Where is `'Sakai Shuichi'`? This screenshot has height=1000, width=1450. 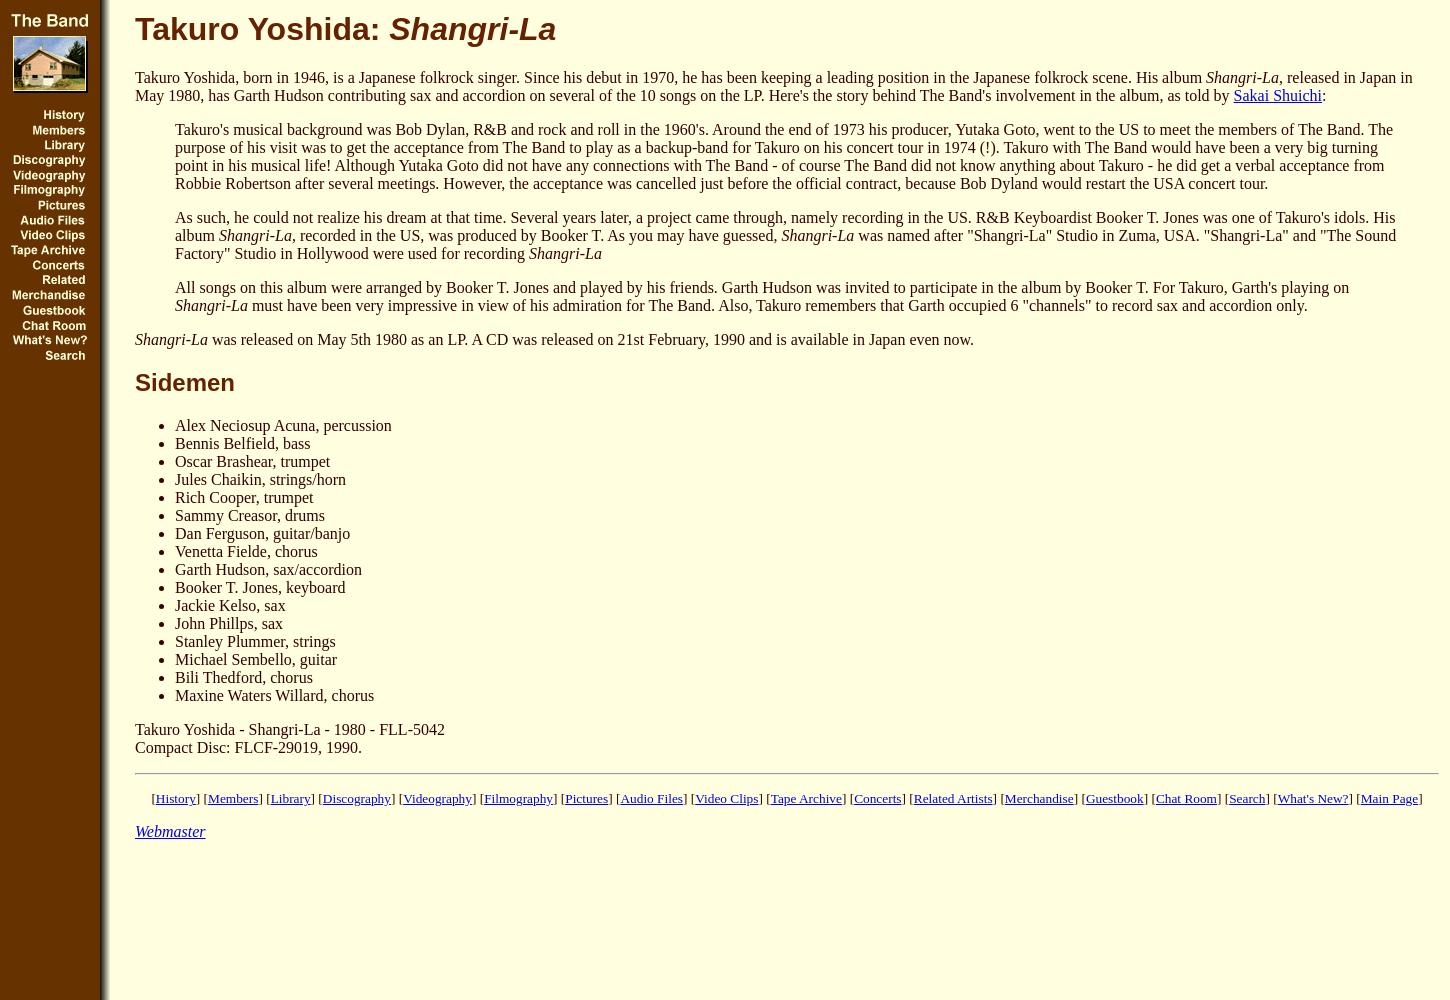
'Sakai Shuichi' is located at coordinates (1232, 94).